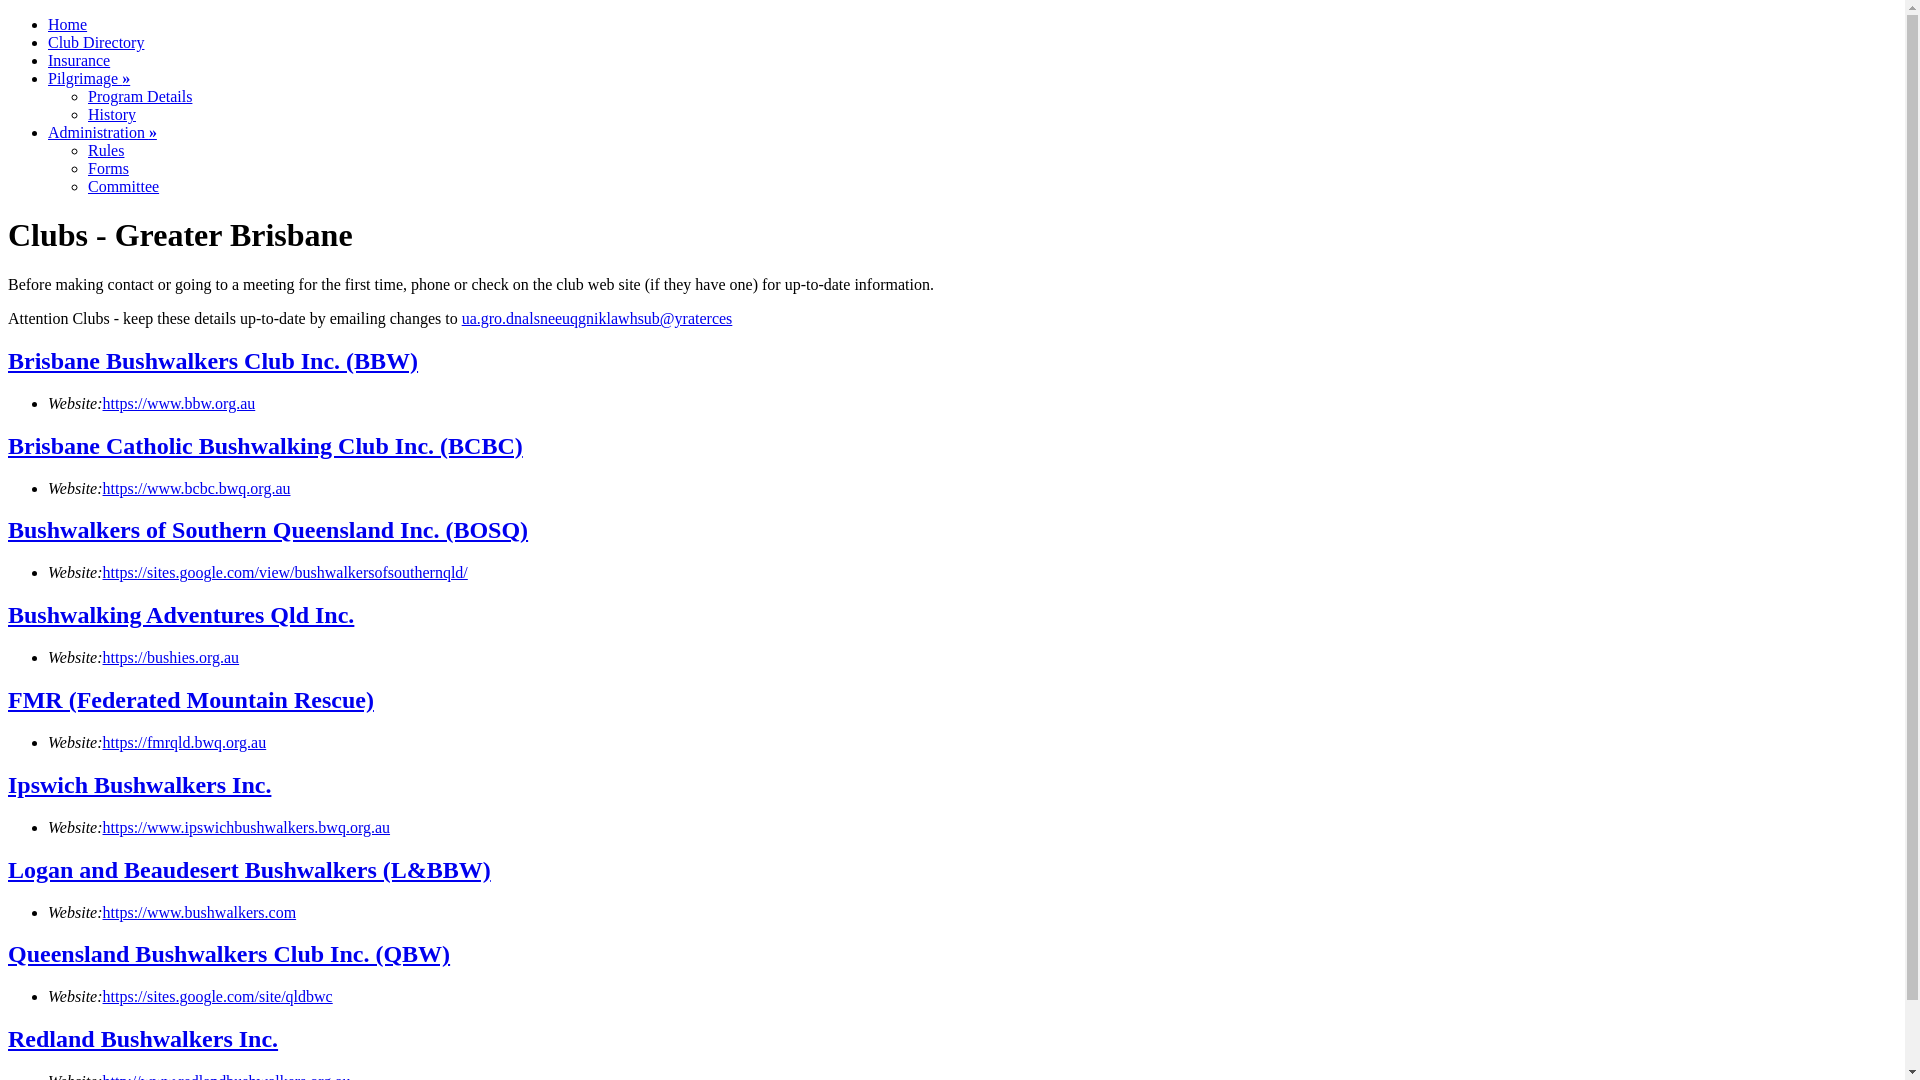 This screenshot has height=1080, width=1920. What do you see at coordinates (245, 827) in the screenshot?
I see `'https://www.ipswichbushwalkers.bwq.org.au'` at bounding box center [245, 827].